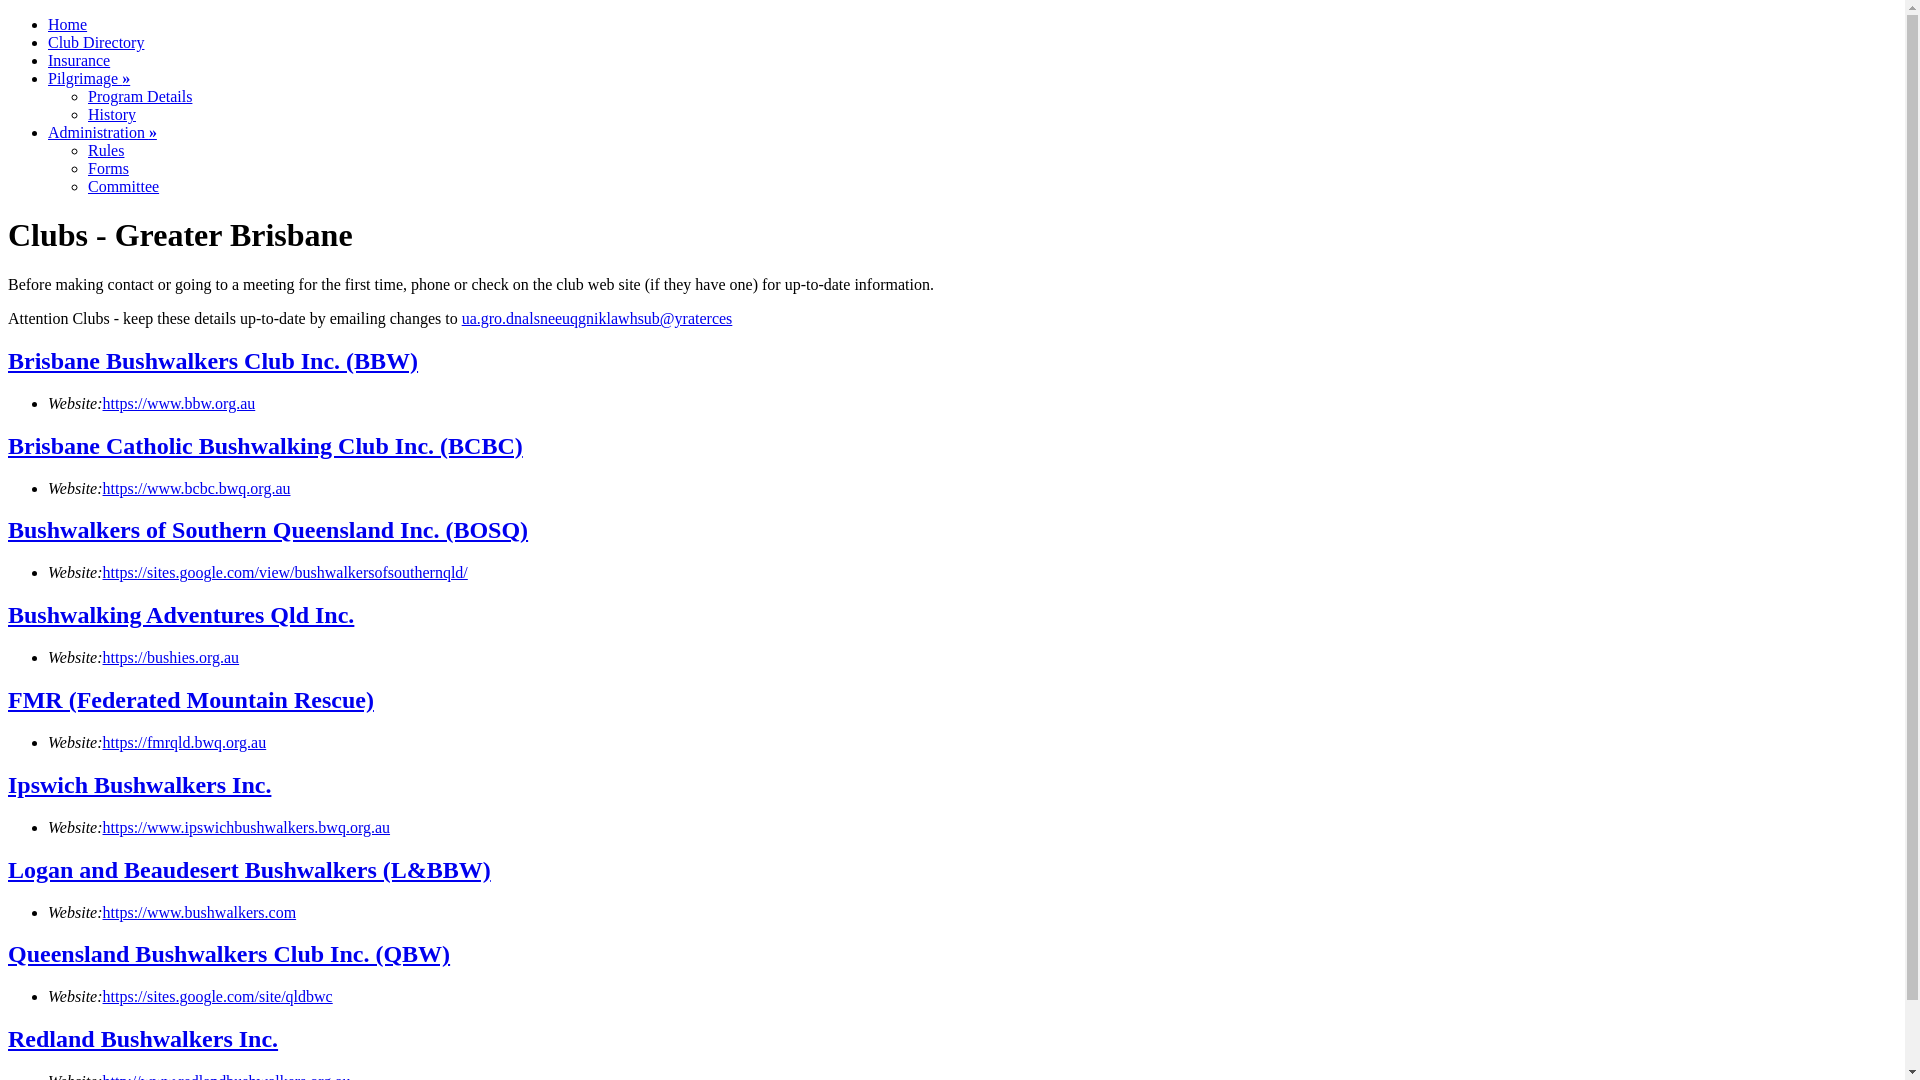 This screenshot has height=1080, width=1920. What do you see at coordinates (245, 827) in the screenshot?
I see `'https://www.ipswichbushwalkers.bwq.org.au'` at bounding box center [245, 827].